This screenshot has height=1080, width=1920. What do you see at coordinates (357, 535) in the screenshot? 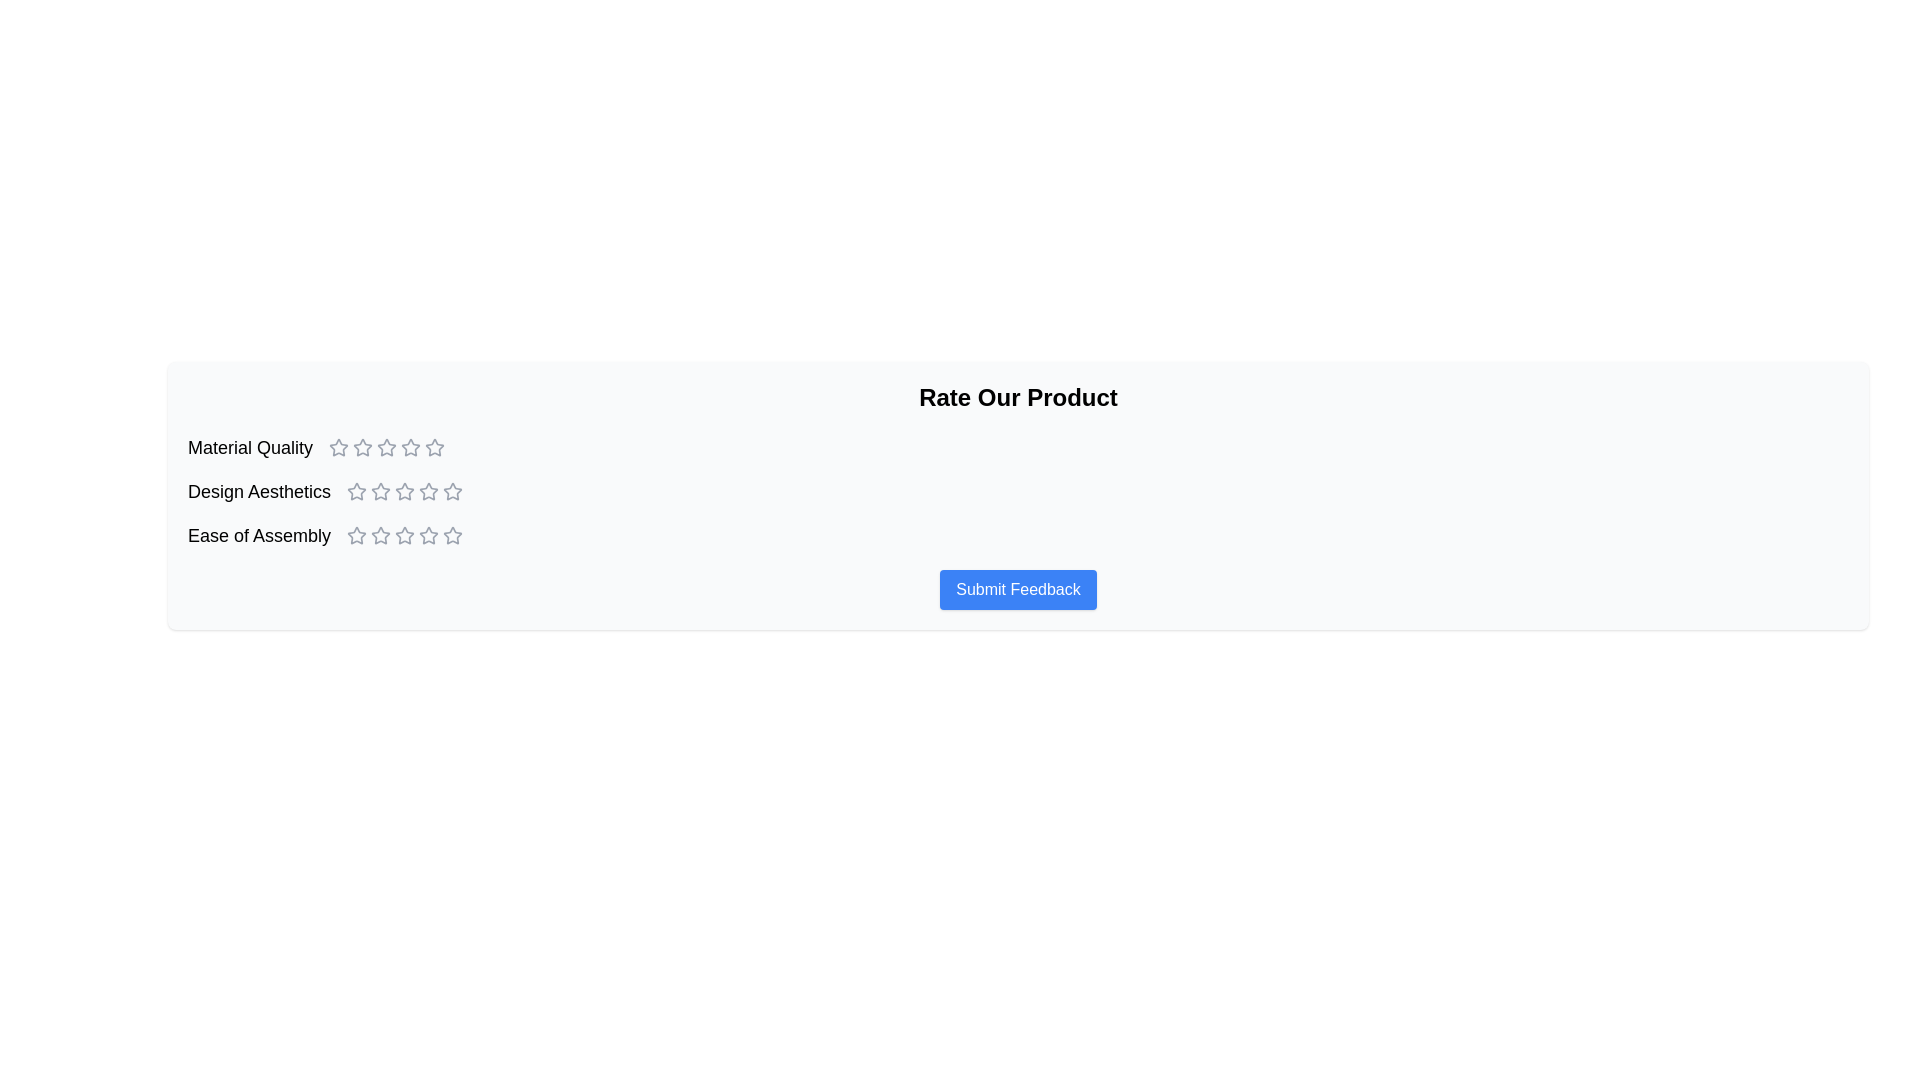
I see `the first hollow star icon in the rating component next` at bounding box center [357, 535].